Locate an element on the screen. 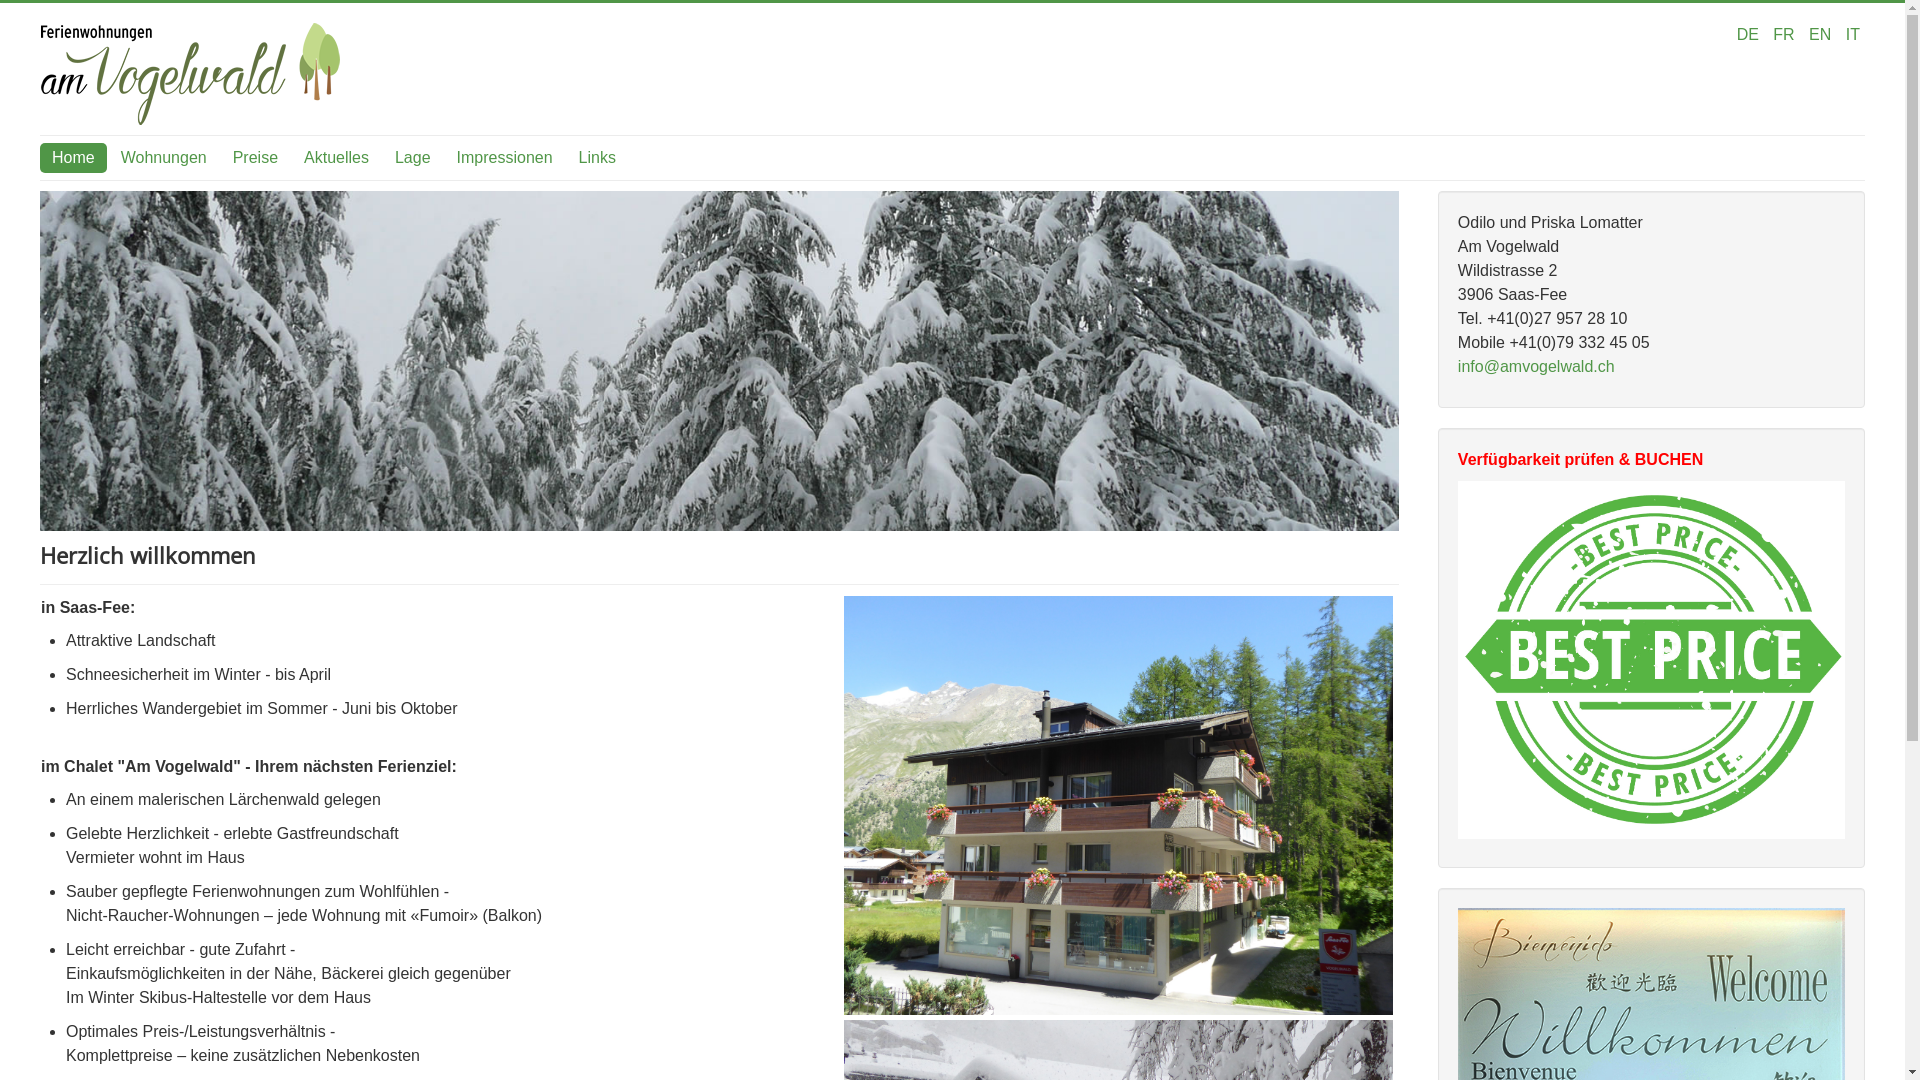 This screenshot has height=1080, width=1920. 'Aktuelles' is located at coordinates (336, 157).